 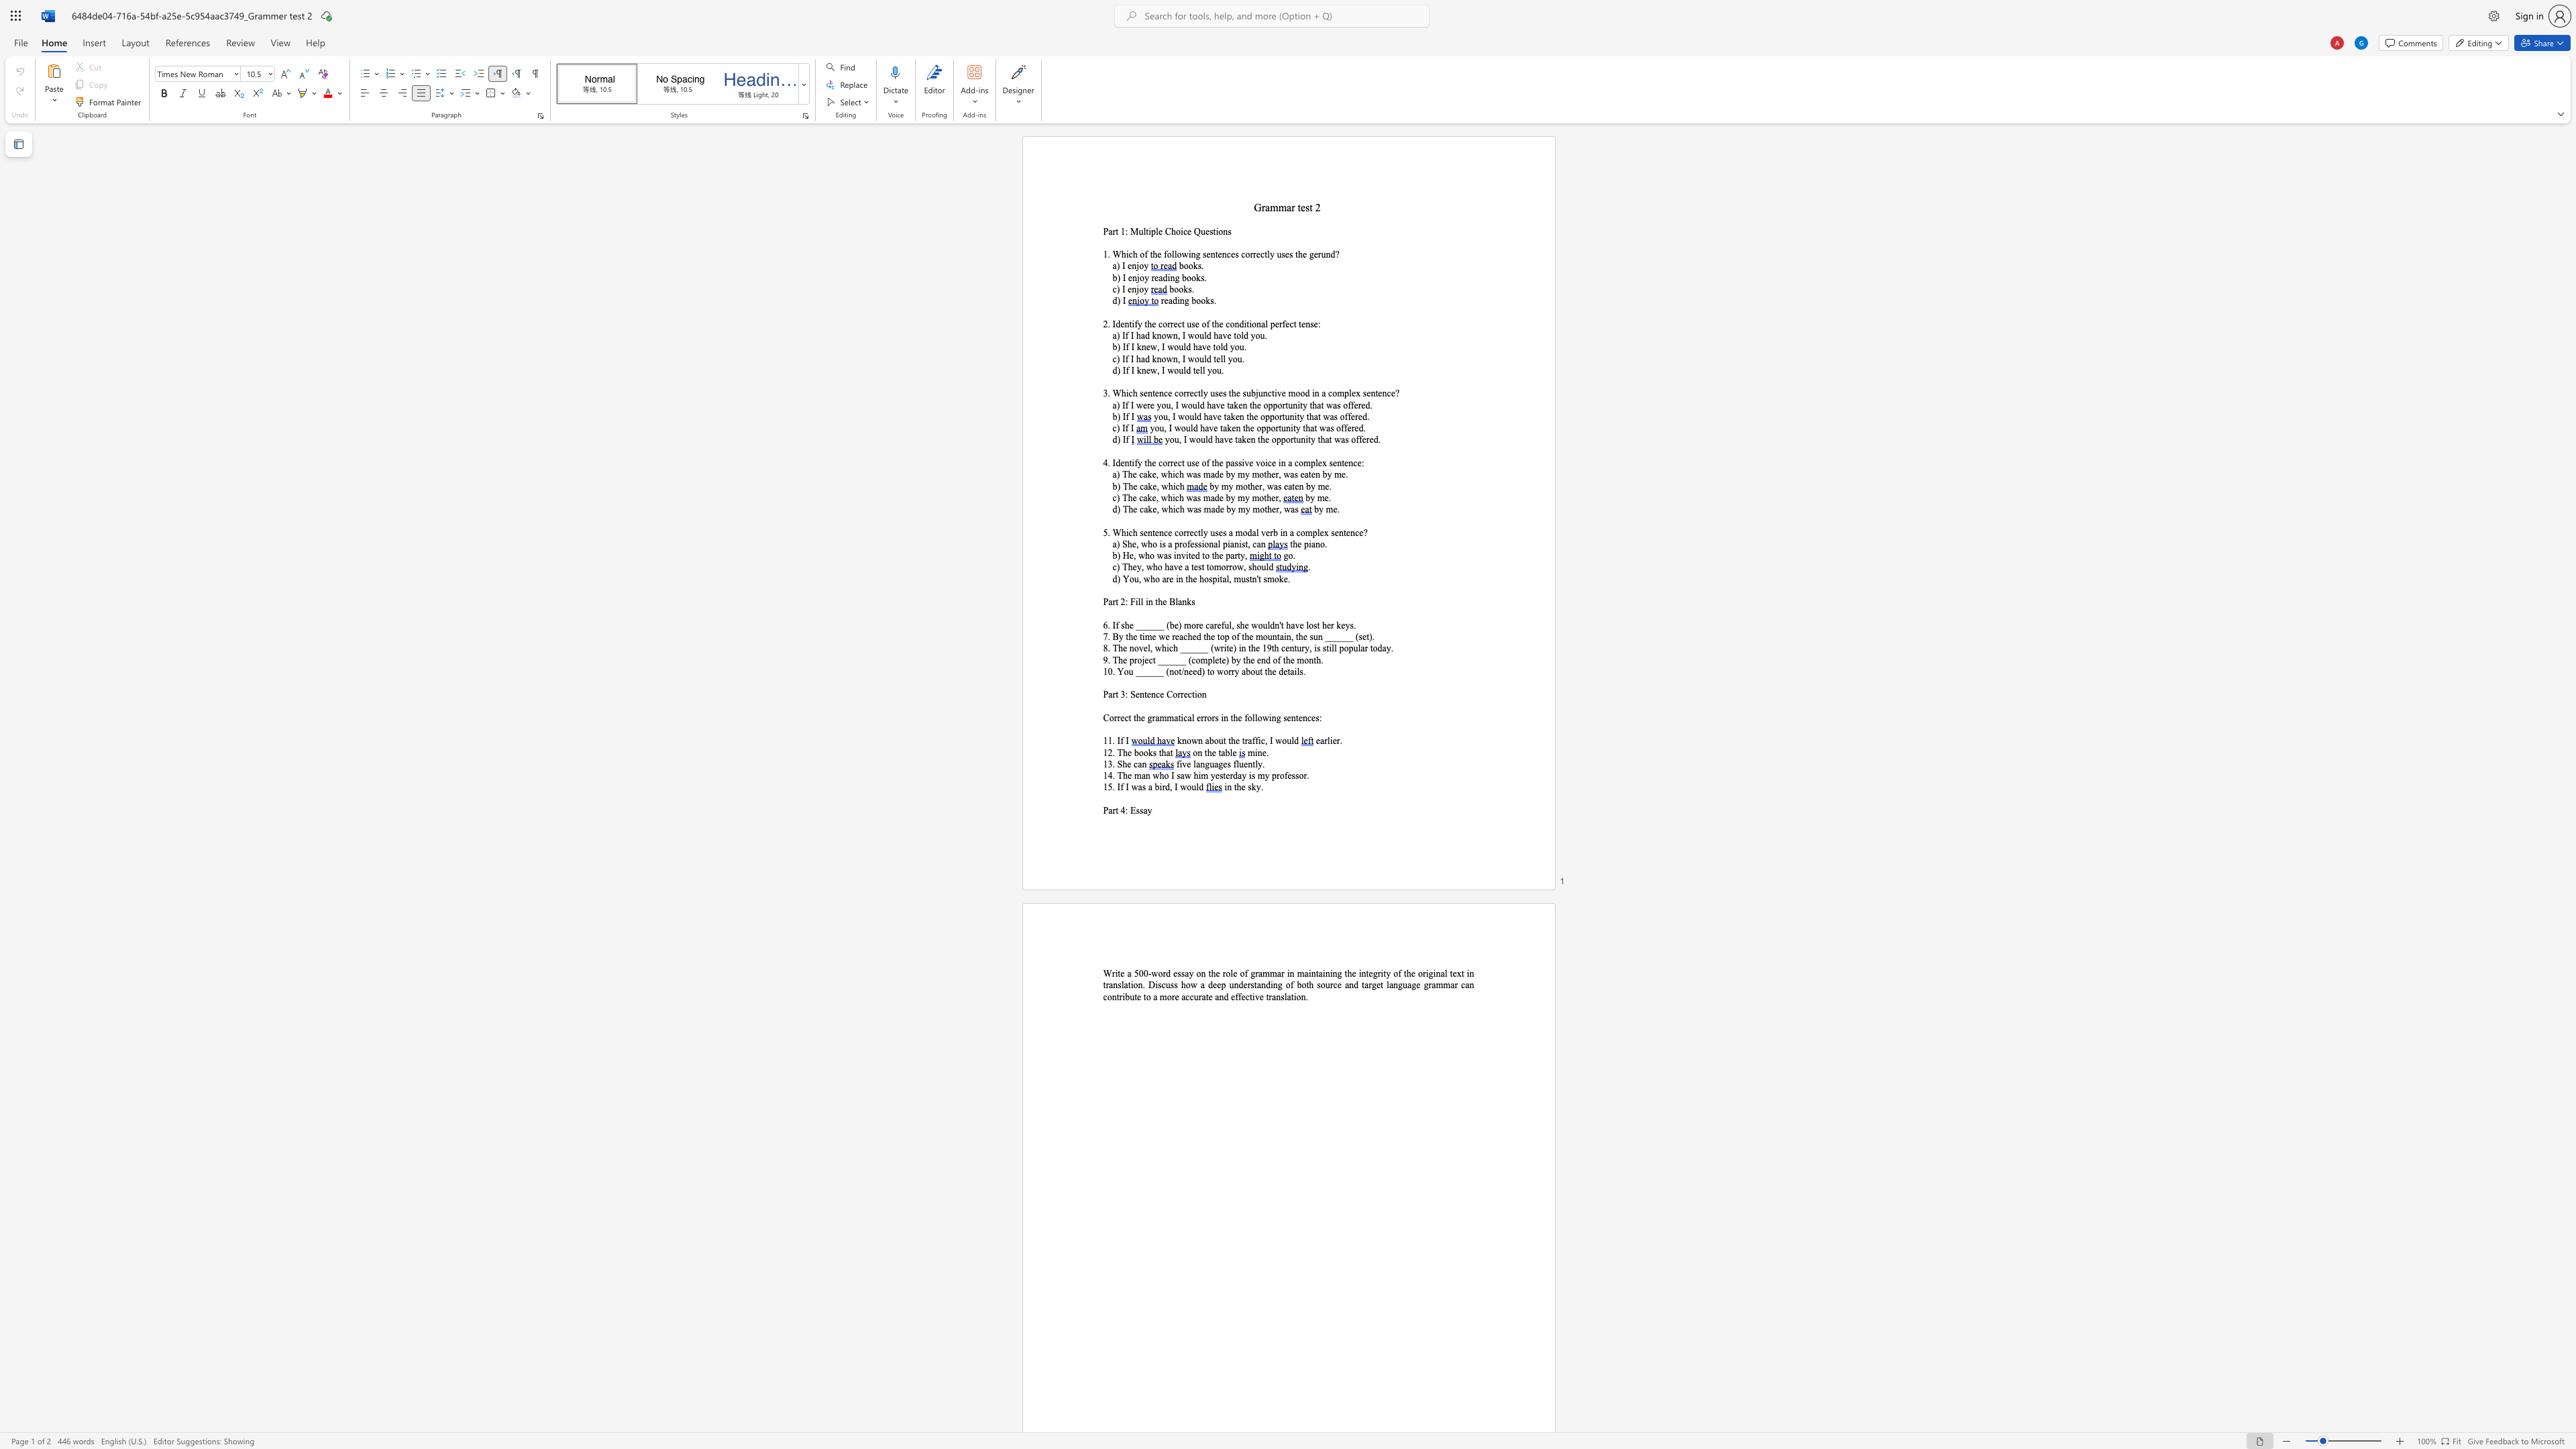 What do you see at coordinates (1171, 497) in the screenshot?
I see `the space between the continuous character "h" and "i" in the text` at bounding box center [1171, 497].